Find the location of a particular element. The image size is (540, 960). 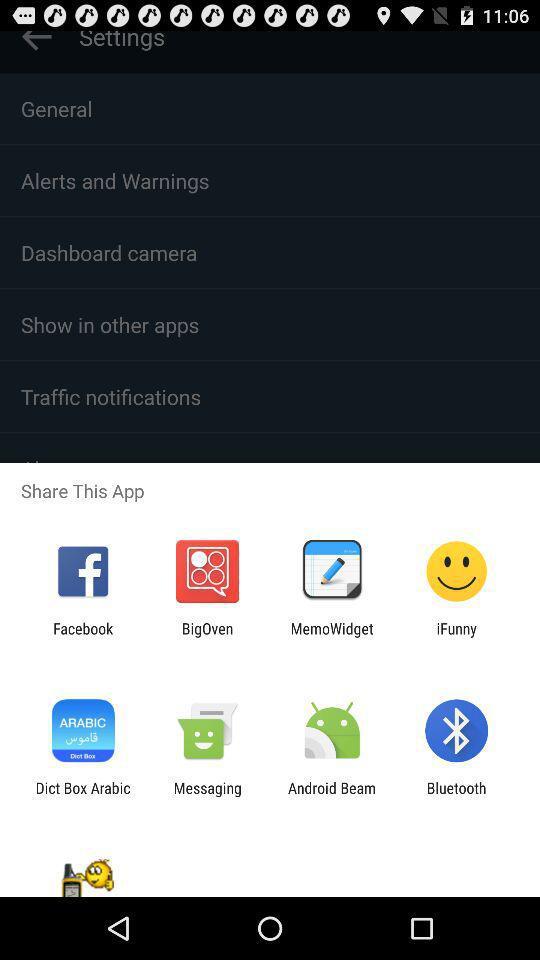

the facebook app is located at coordinates (82, 636).